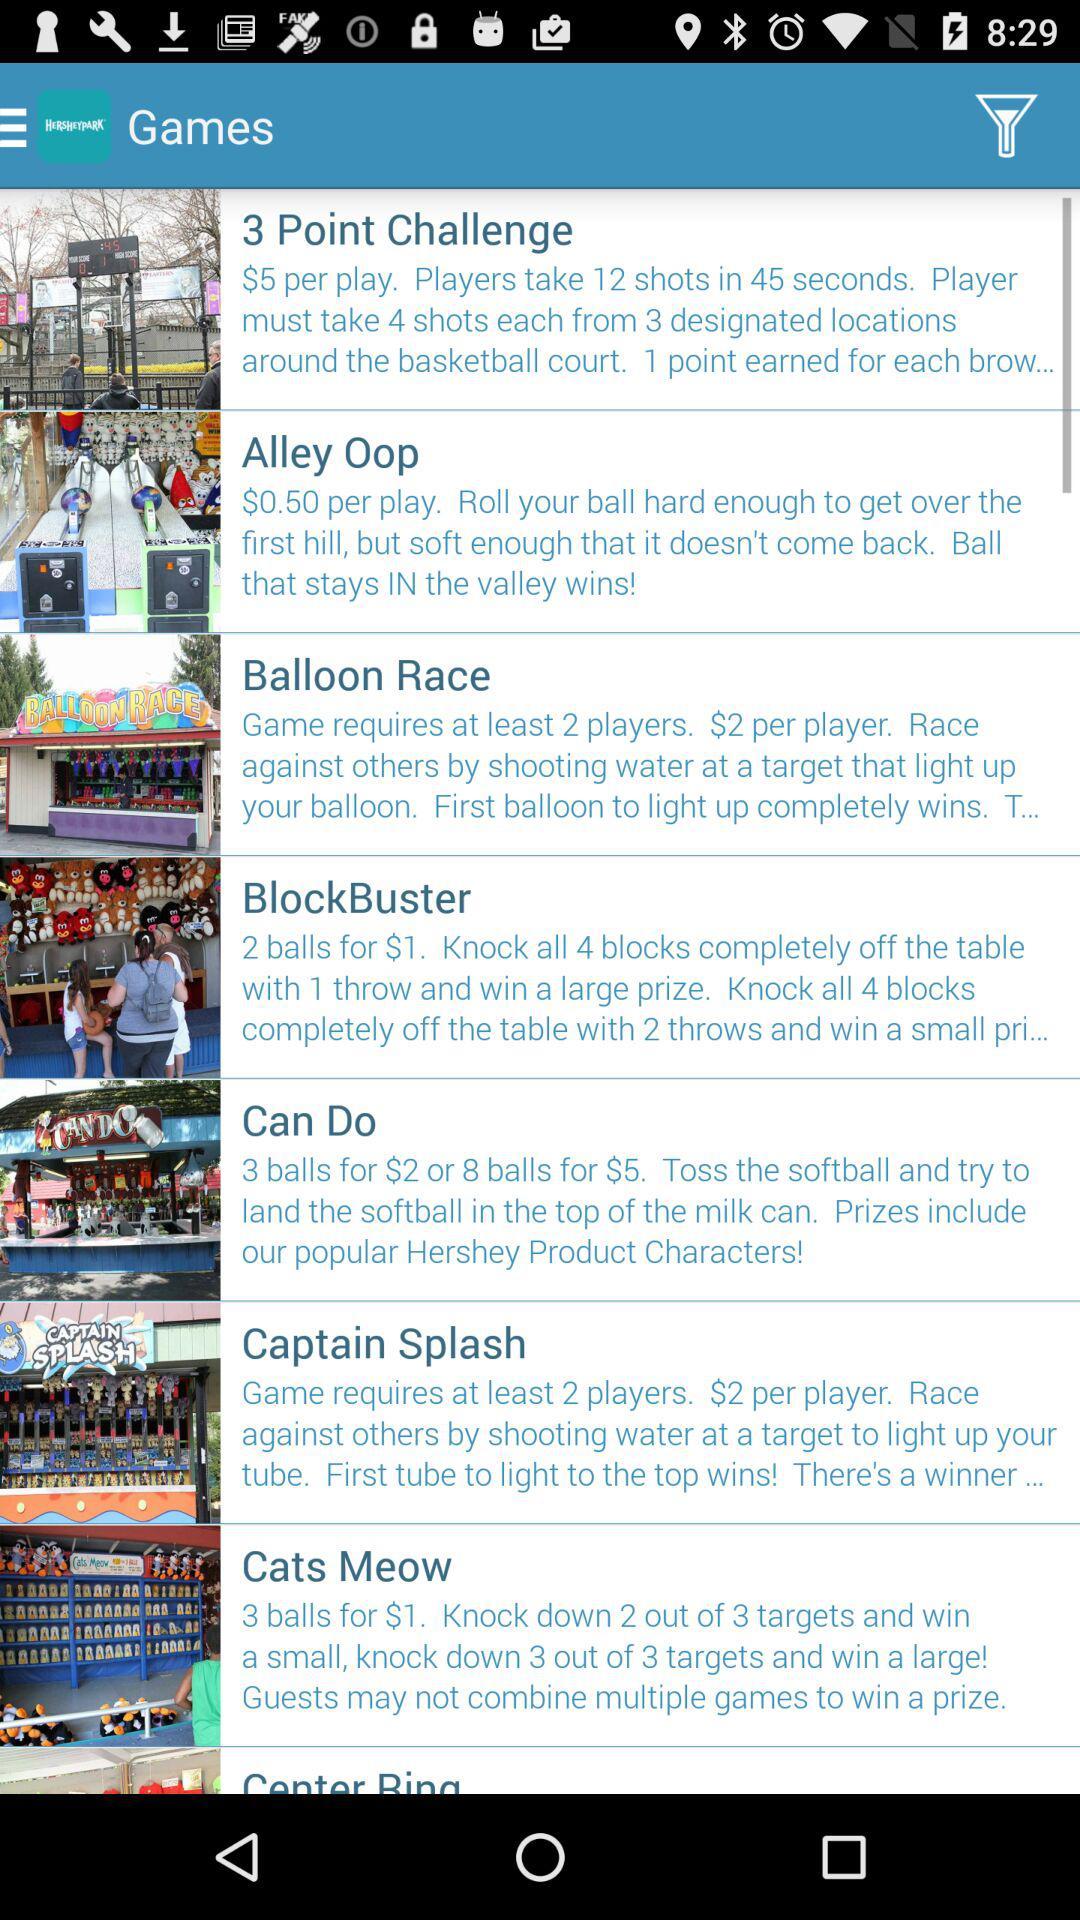  I want to click on the icon below game requires at, so click(650, 895).